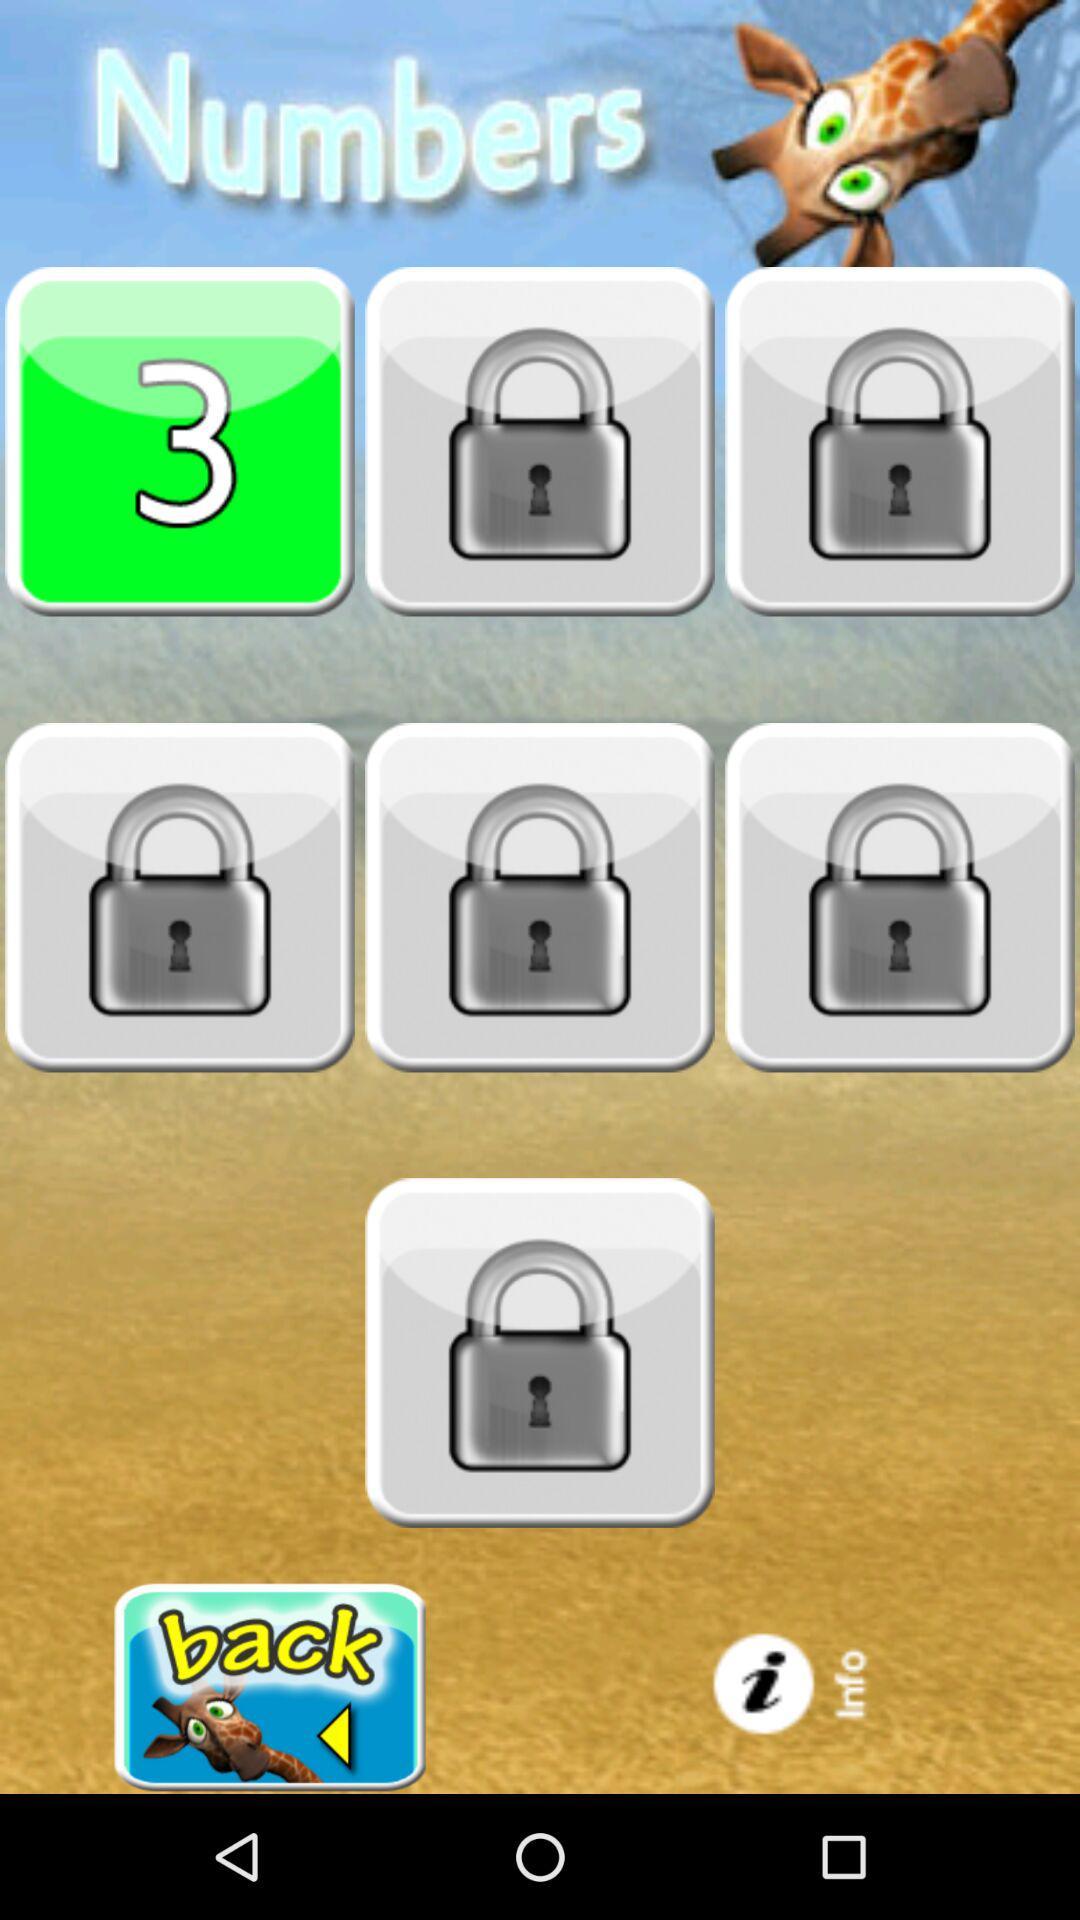 The height and width of the screenshot is (1920, 1080). What do you see at coordinates (898, 896) in the screenshot?
I see `unlock level` at bounding box center [898, 896].